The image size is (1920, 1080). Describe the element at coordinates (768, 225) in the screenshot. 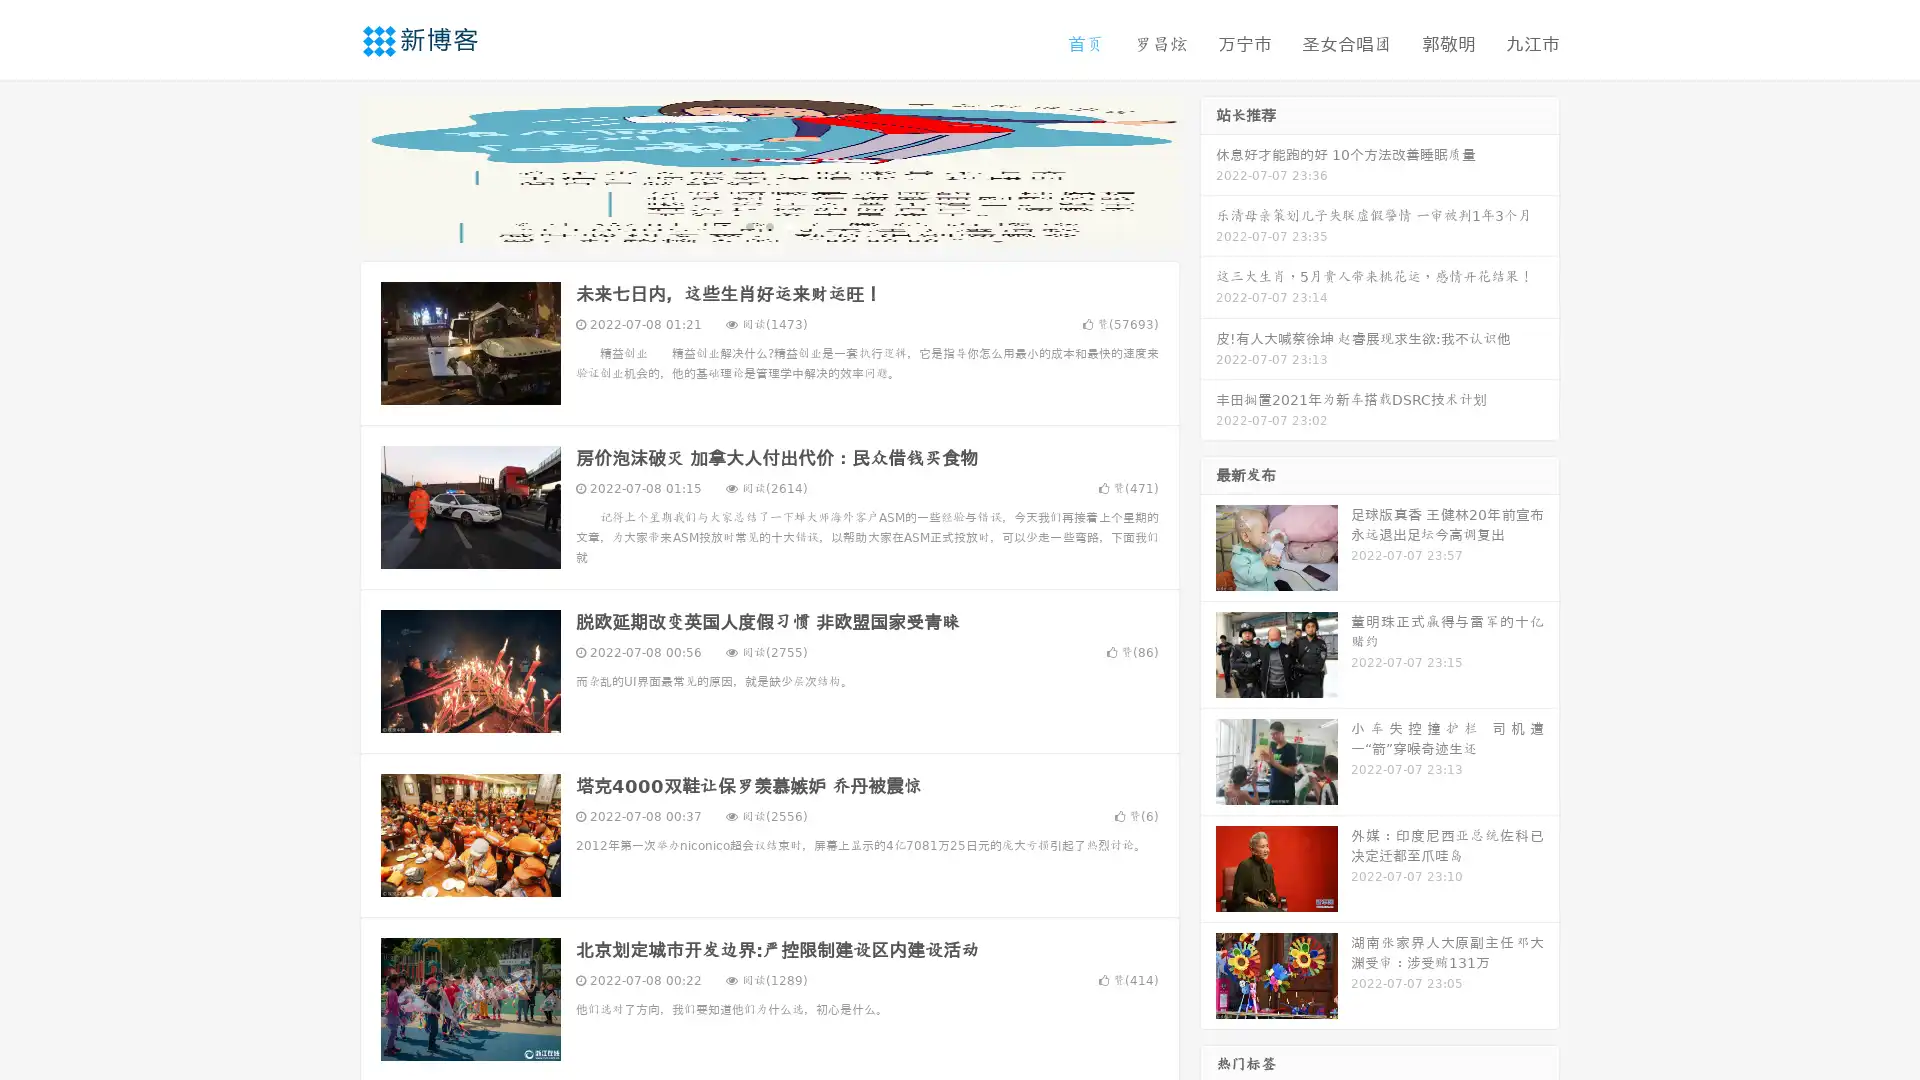

I see `Go to slide 2` at that location.